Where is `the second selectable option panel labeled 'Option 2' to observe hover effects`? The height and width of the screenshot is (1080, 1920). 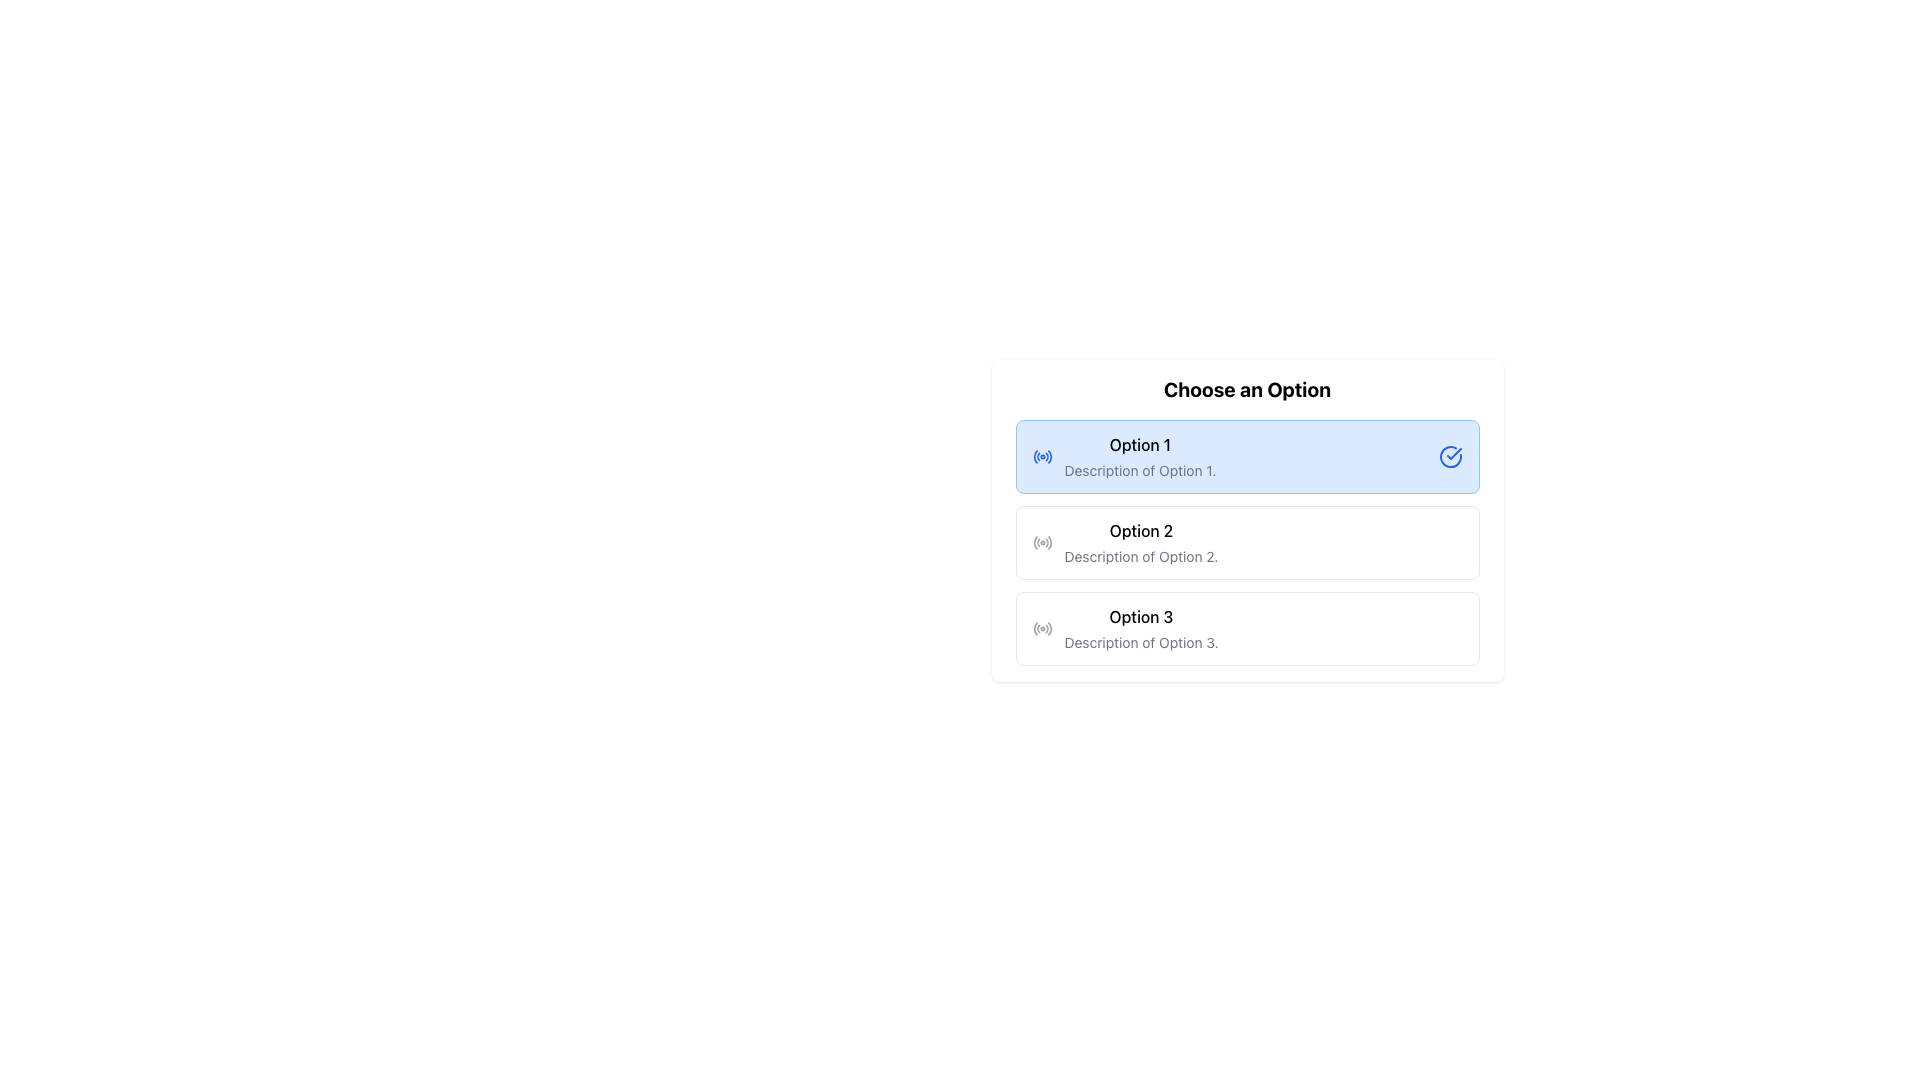 the second selectable option panel labeled 'Option 2' to observe hover effects is located at coordinates (1246, 543).